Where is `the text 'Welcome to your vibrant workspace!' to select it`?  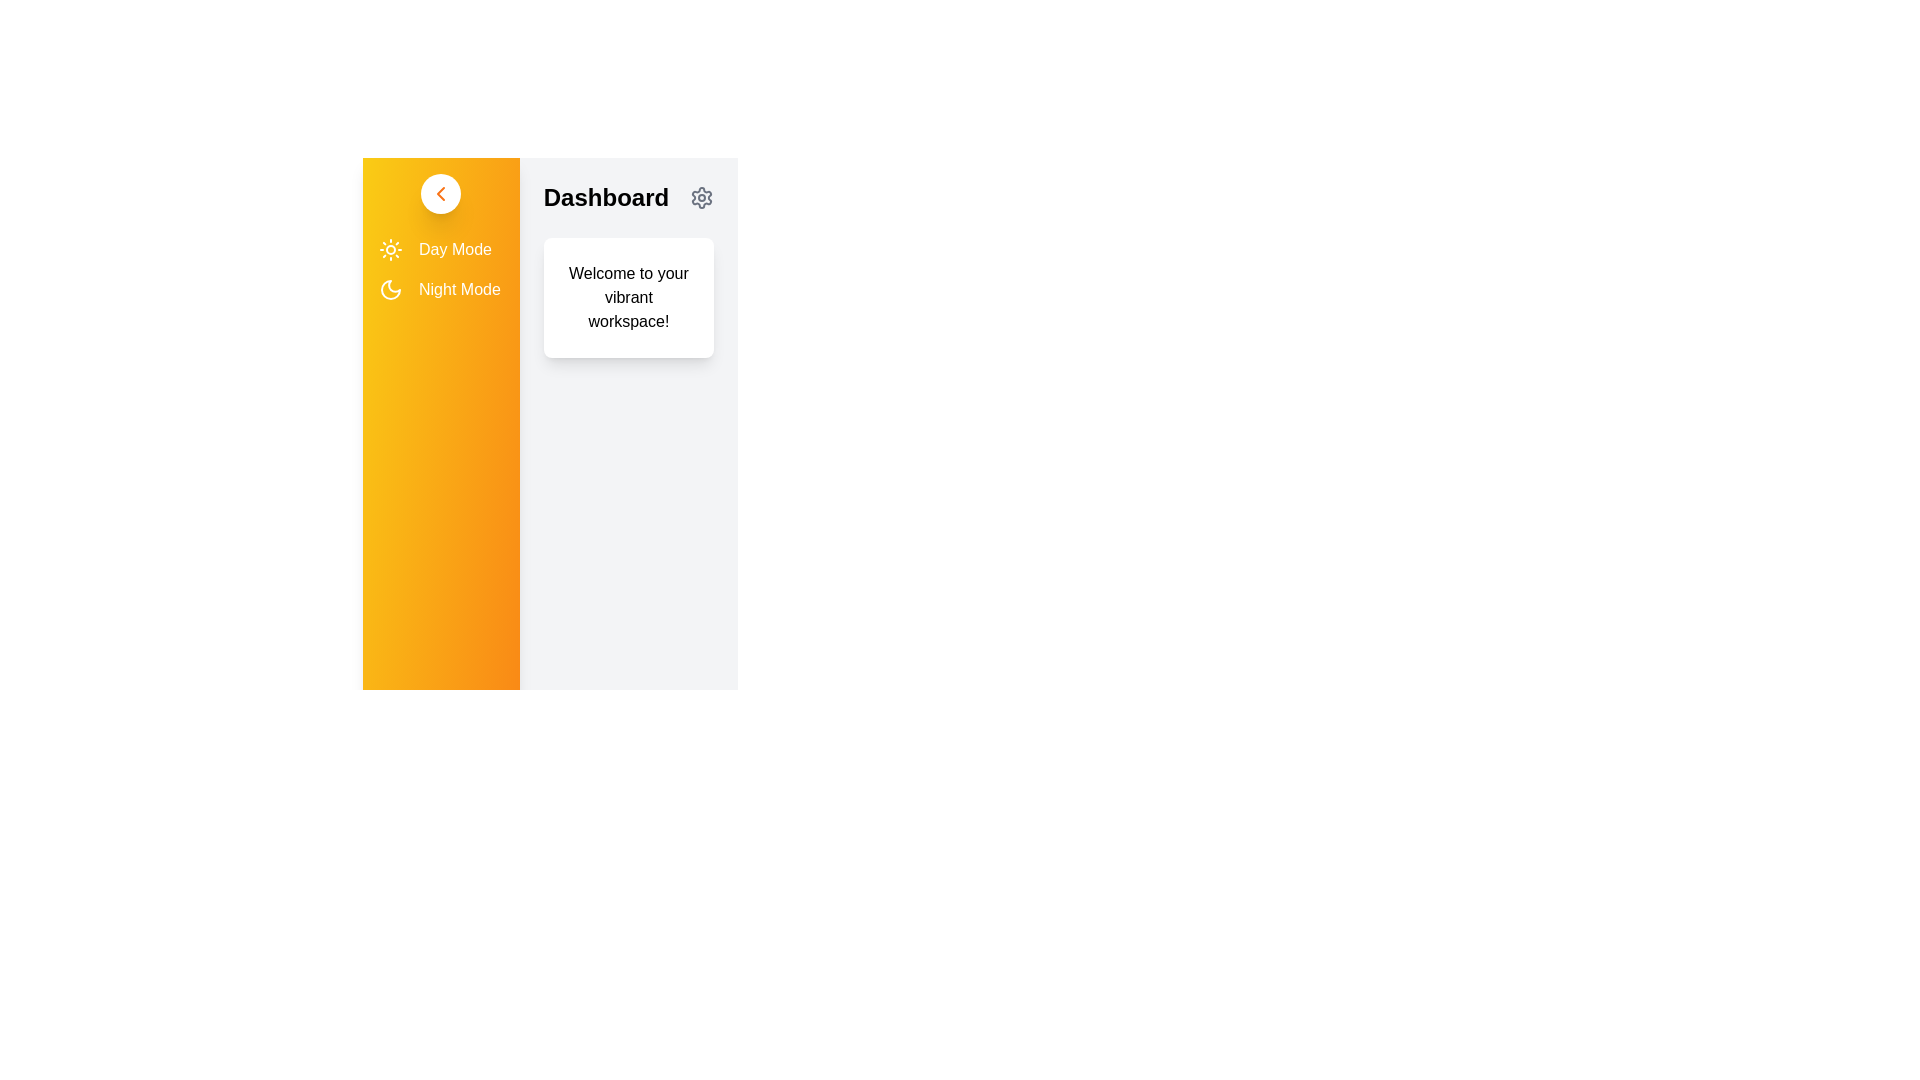 the text 'Welcome to your vibrant workspace!' to select it is located at coordinates (627, 297).